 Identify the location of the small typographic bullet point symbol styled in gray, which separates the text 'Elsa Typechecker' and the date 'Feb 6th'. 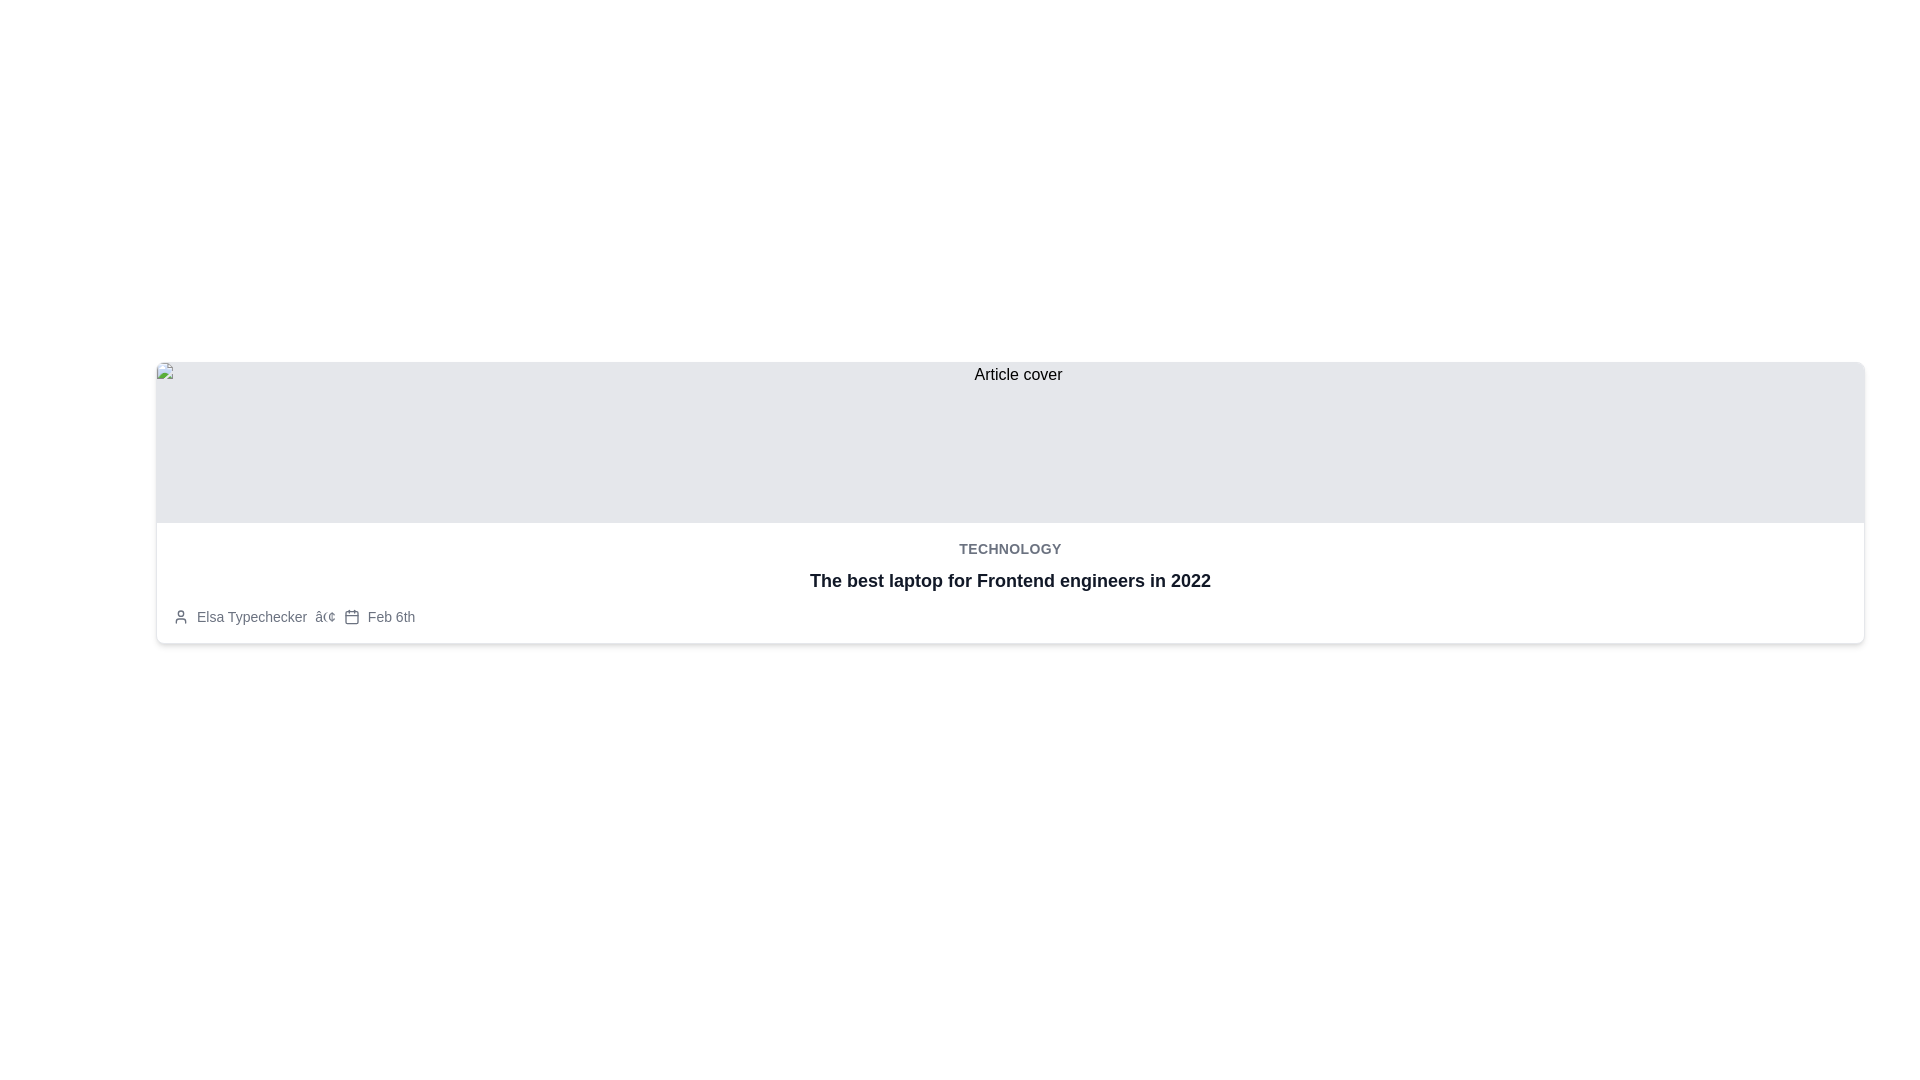
(325, 616).